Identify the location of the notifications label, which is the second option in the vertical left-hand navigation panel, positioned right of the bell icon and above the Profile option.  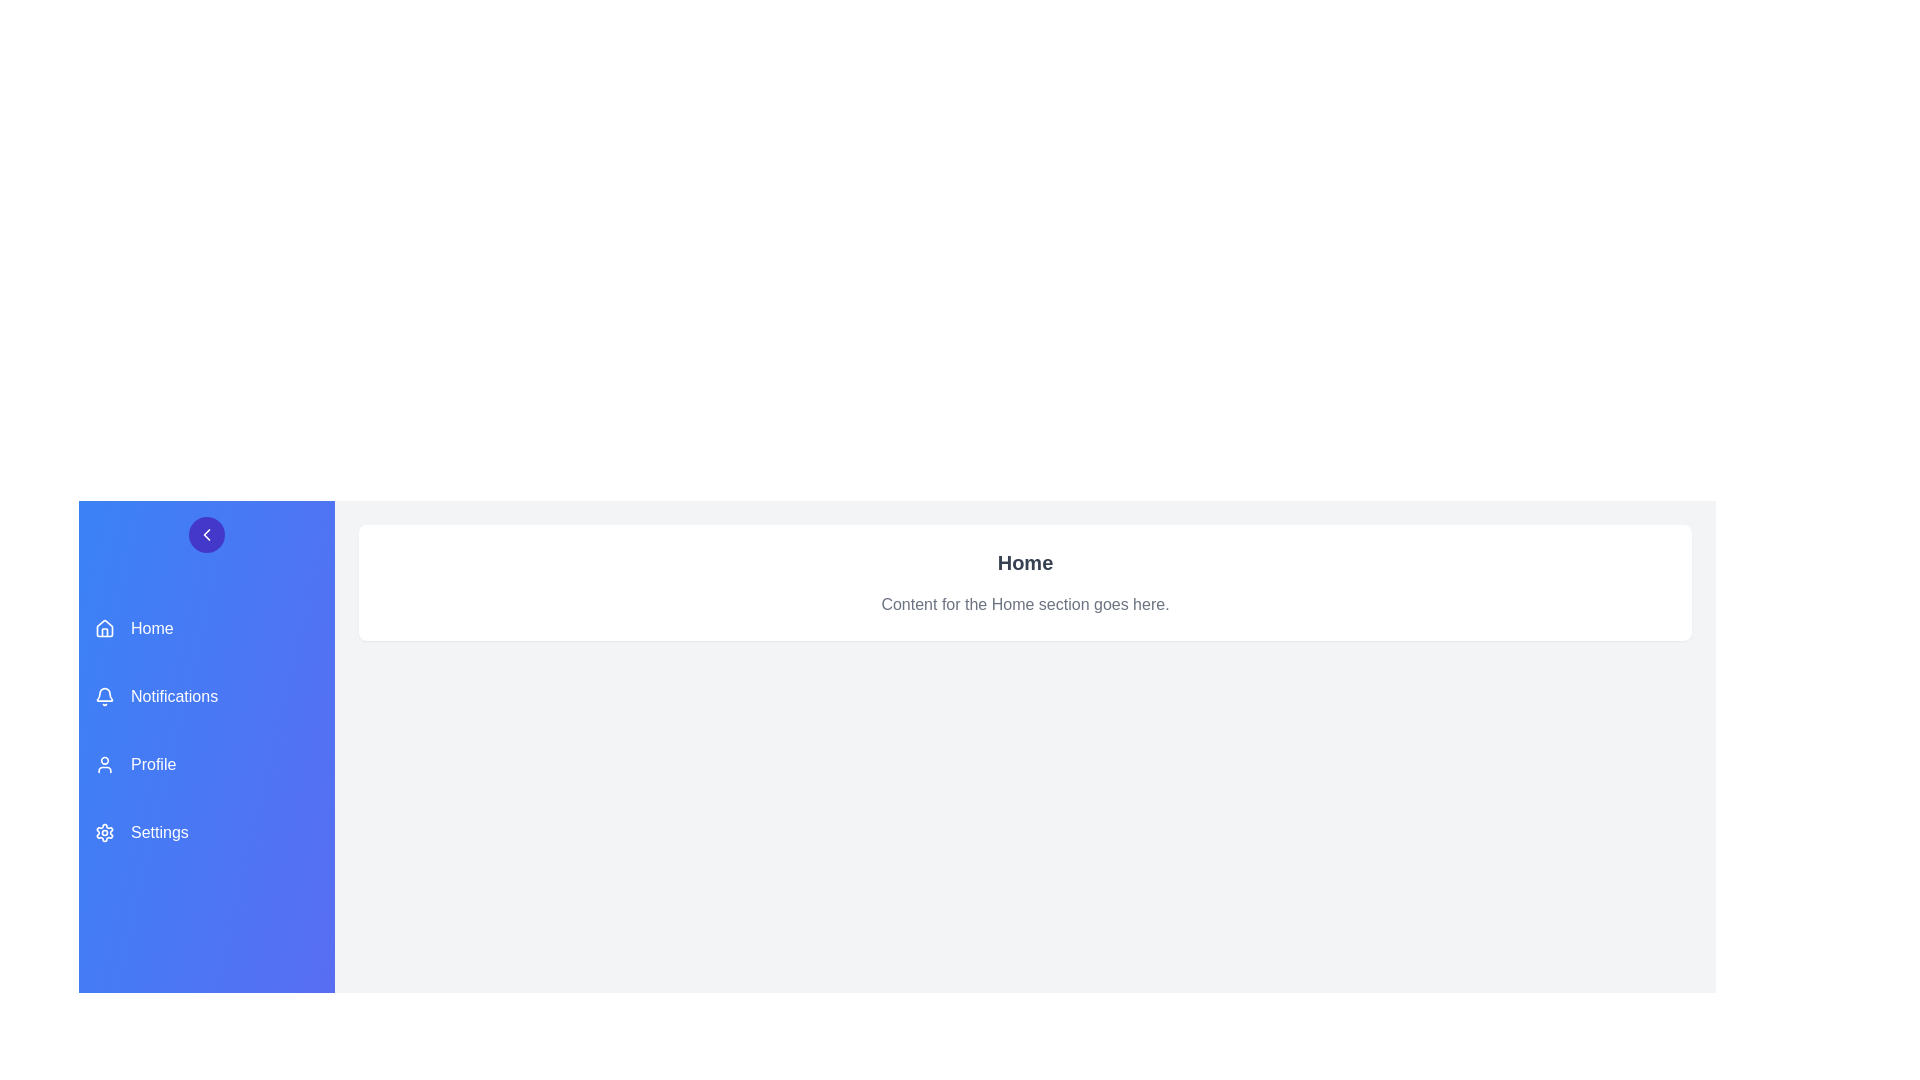
(174, 696).